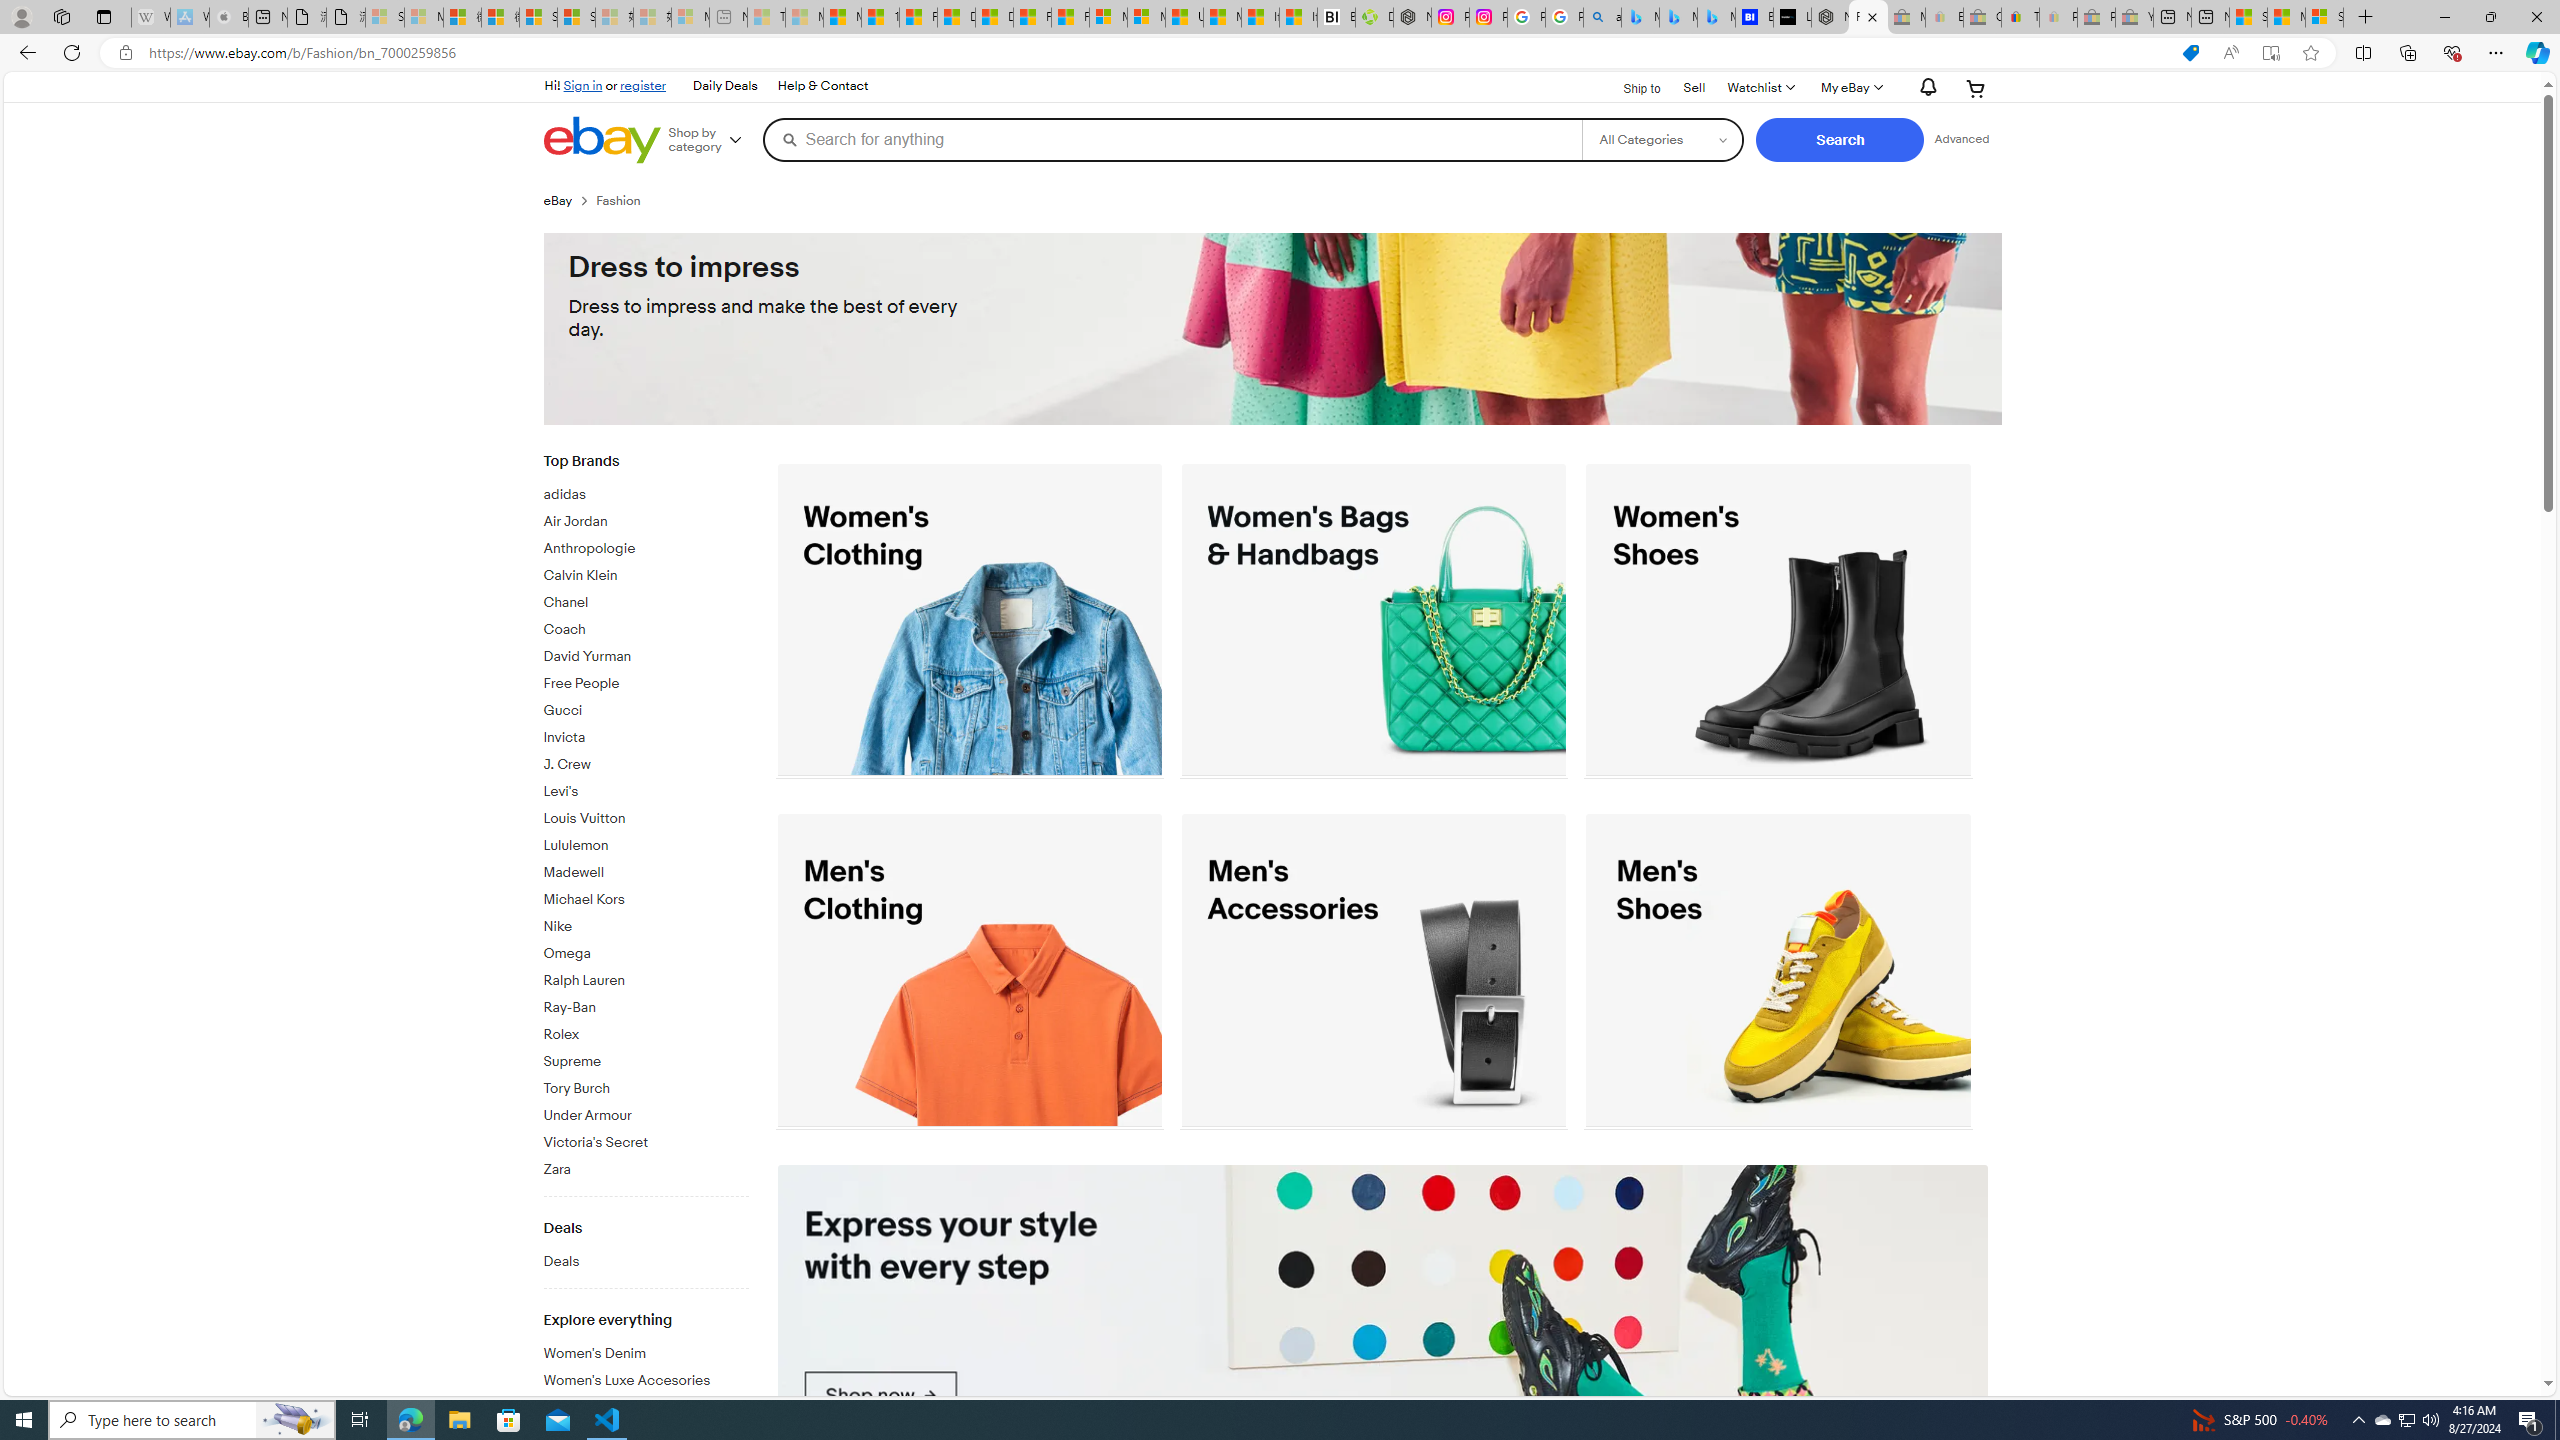  What do you see at coordinates (645, 980) in the screenshot?
I see `'Ralph Lauren'` at bounding box center [645, 980].